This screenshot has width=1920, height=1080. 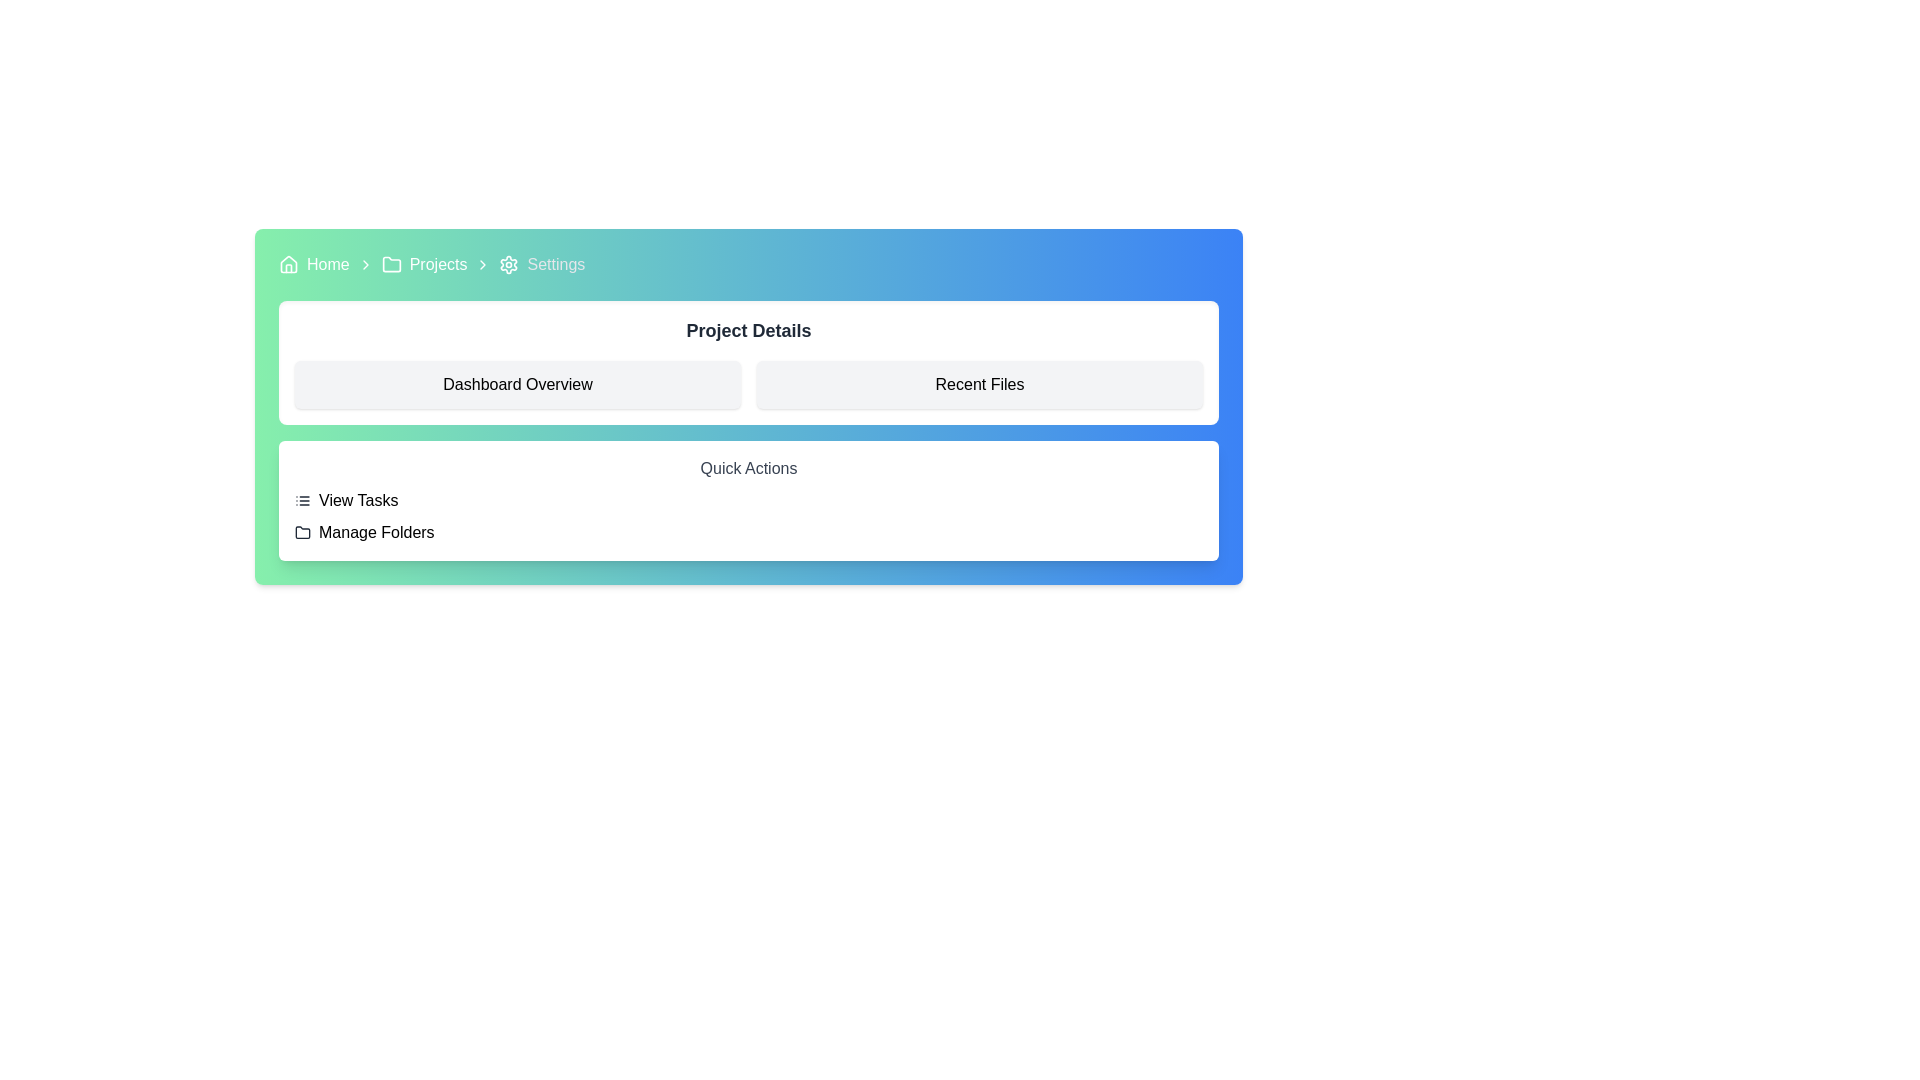 What do you see at coordinates (327, 264) in the screenshot?
I see `the 'Home' text link in the navigation bar` at bounding box center [327, 264].